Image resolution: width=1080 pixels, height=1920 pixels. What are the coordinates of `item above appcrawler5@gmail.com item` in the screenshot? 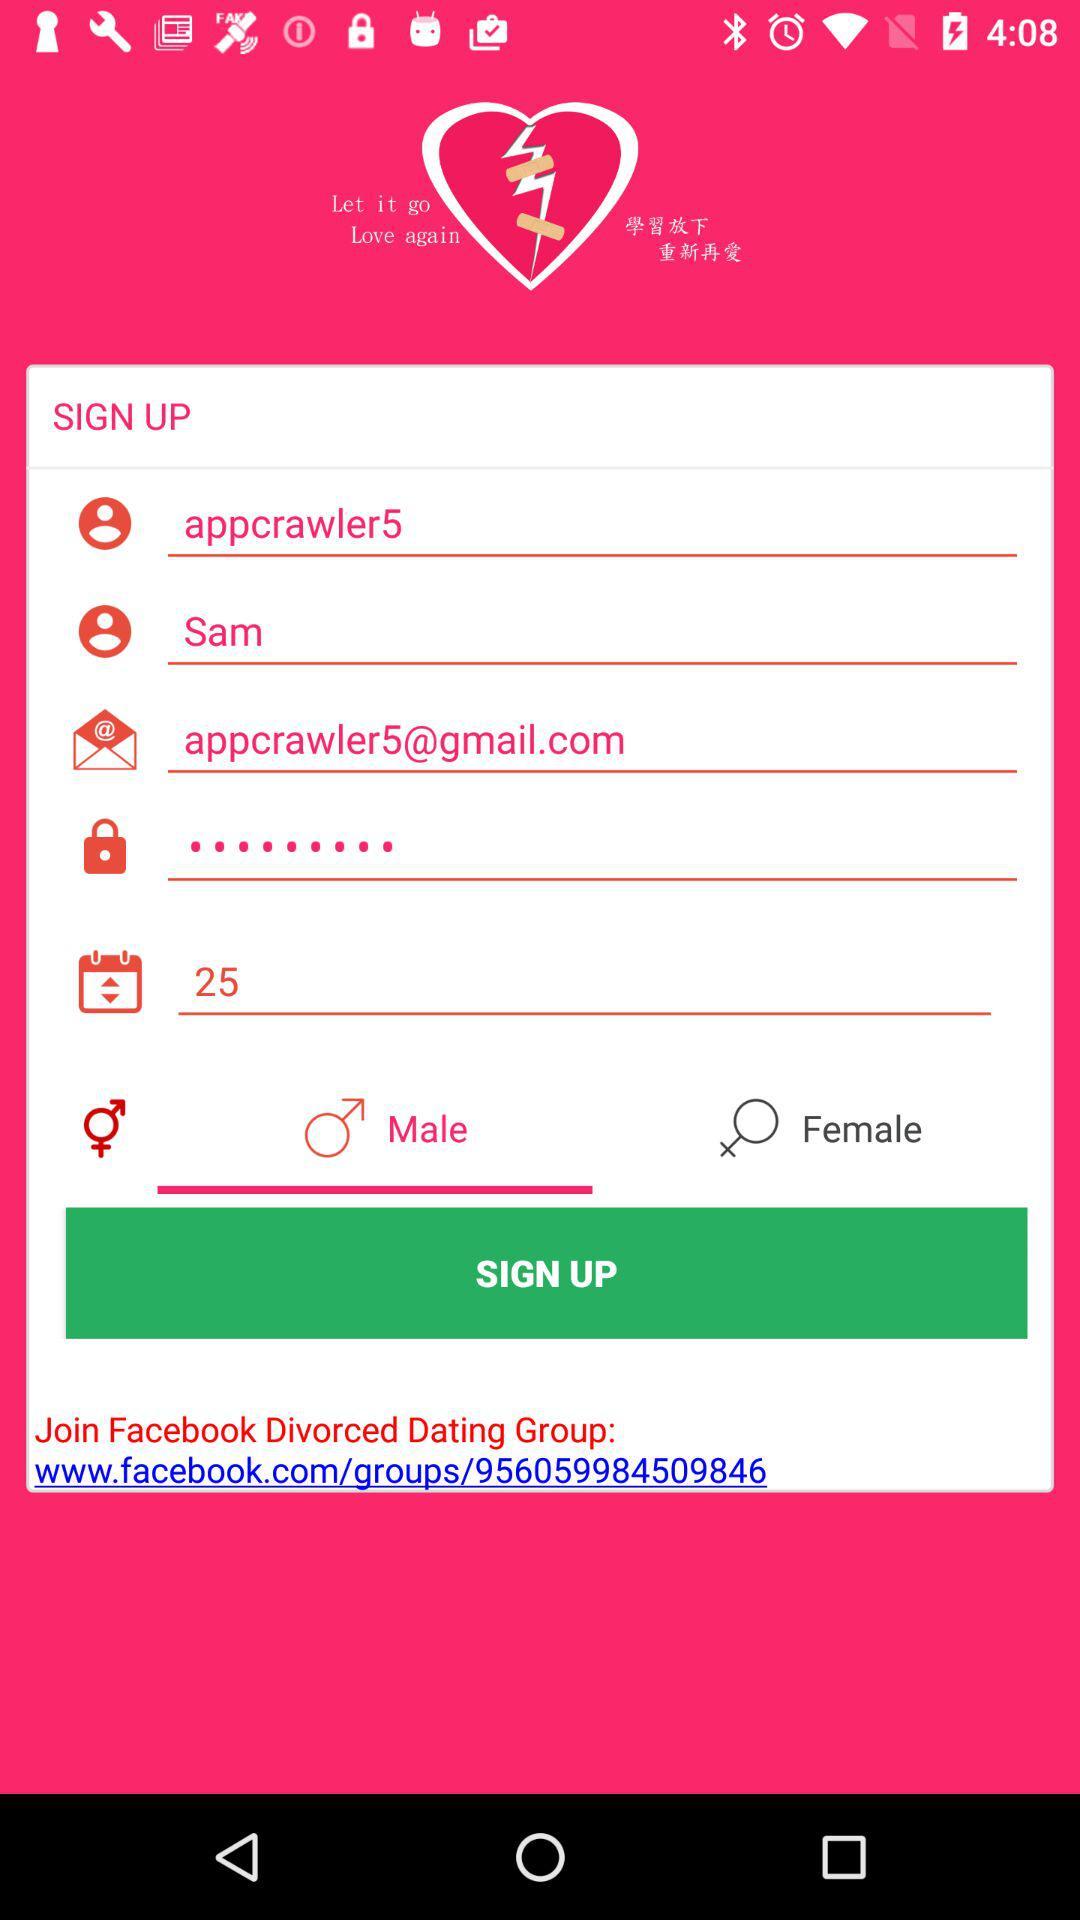 It's located at (591, 630).